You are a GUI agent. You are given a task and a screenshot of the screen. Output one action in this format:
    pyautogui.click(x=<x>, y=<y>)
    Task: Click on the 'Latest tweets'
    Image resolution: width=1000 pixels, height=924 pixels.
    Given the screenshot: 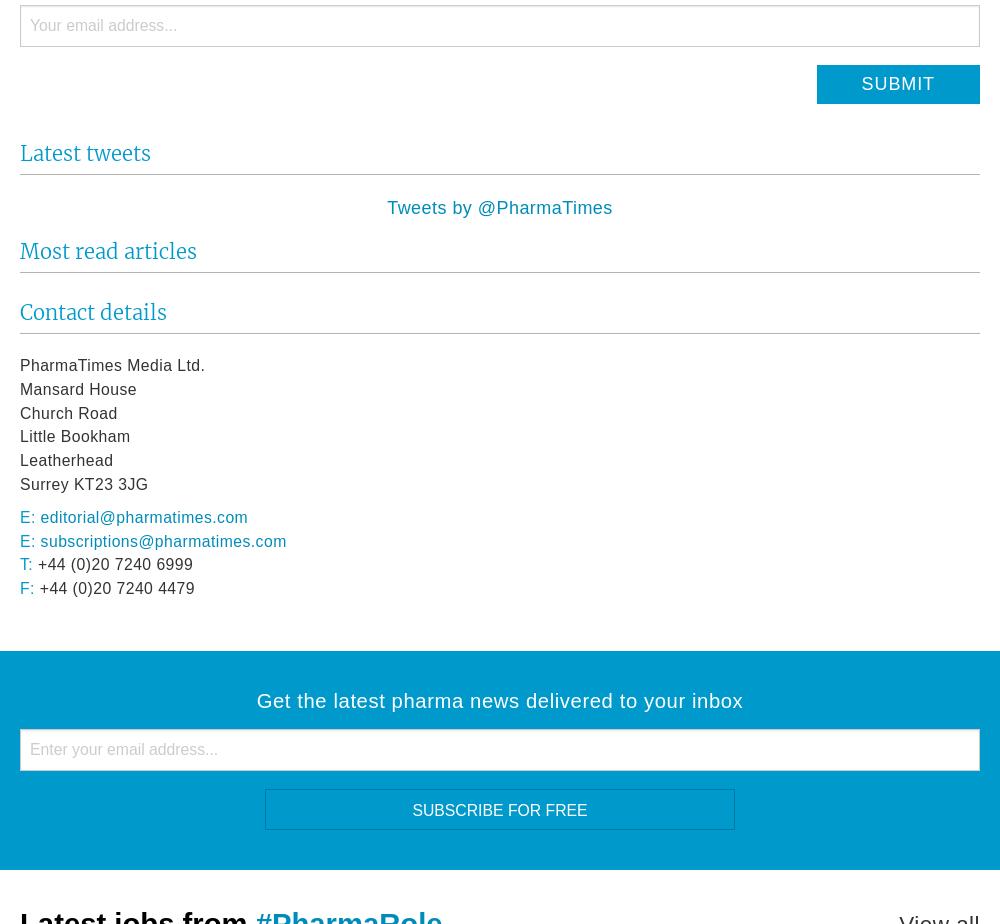 What is the action you would take?
    pyautogui.click(x=84, y=153)
    